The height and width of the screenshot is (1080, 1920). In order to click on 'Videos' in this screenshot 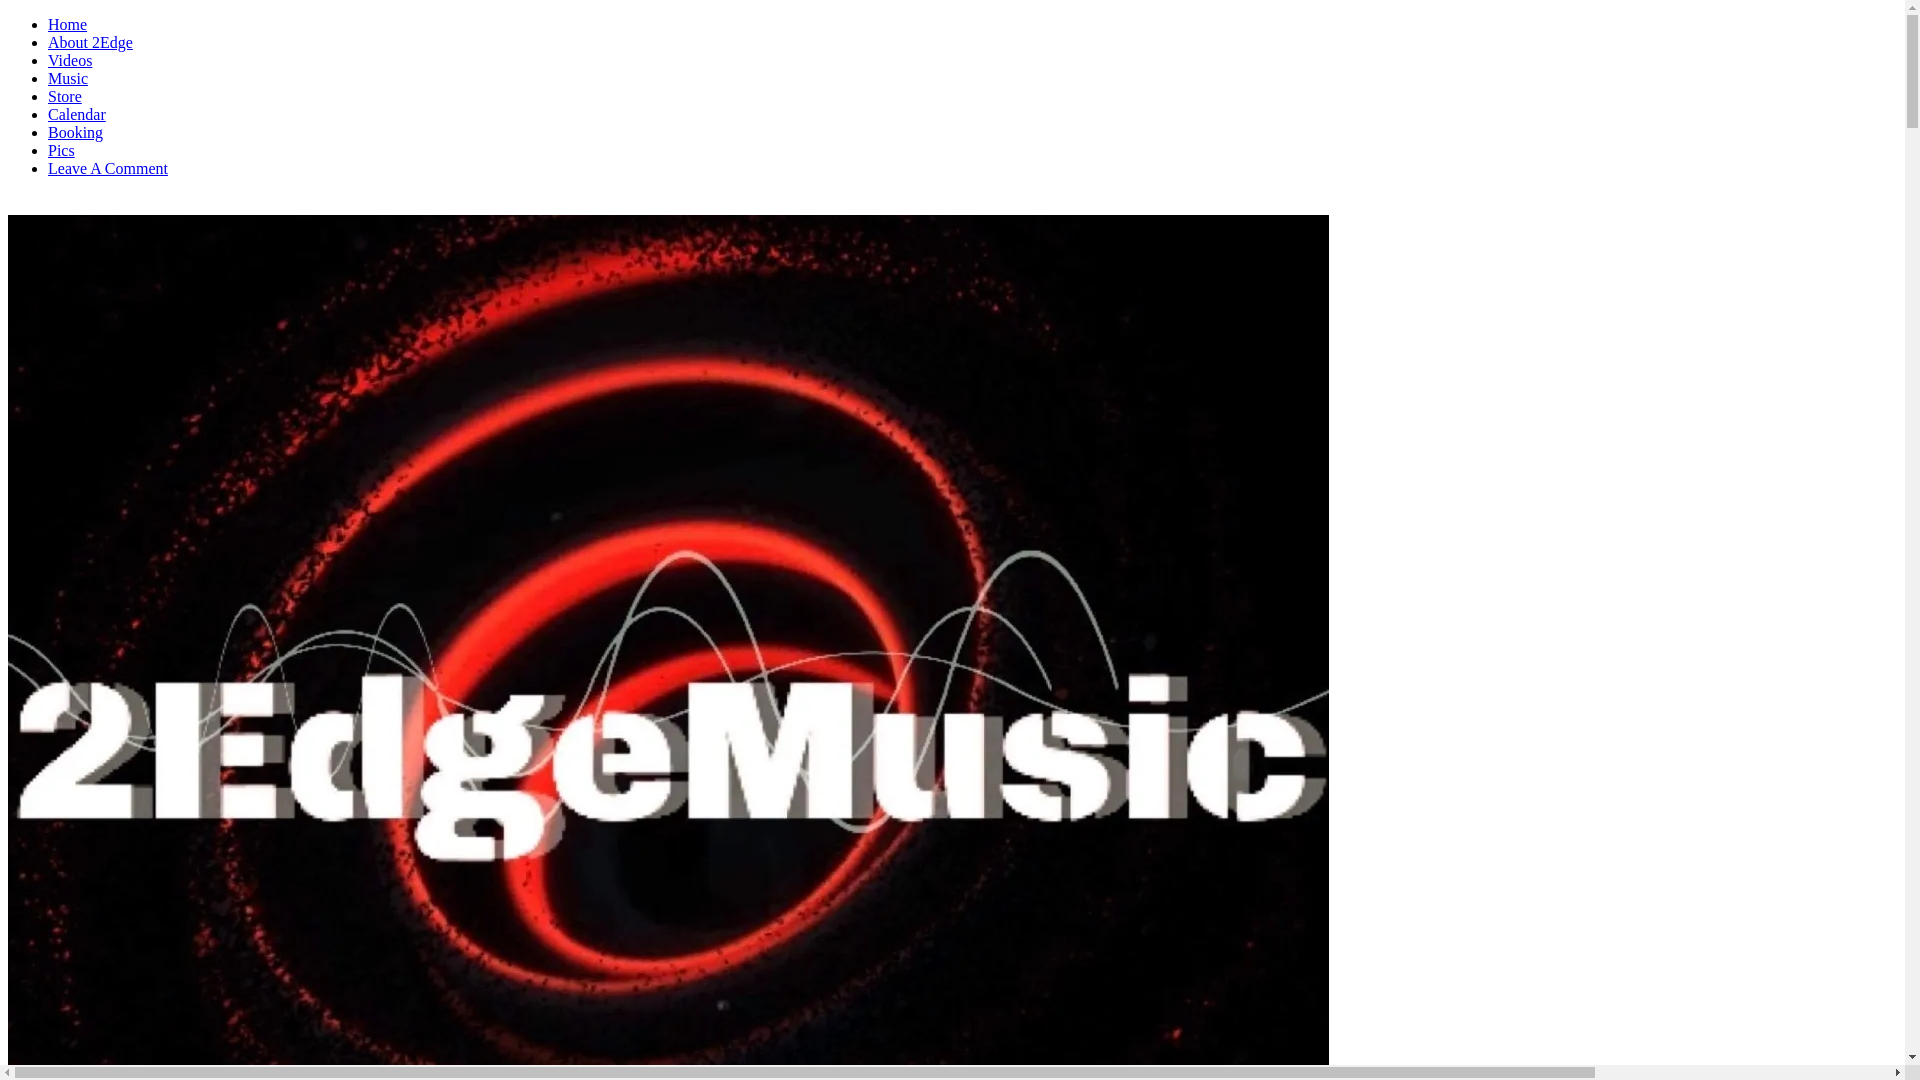, I will do `click(70, 59)`.